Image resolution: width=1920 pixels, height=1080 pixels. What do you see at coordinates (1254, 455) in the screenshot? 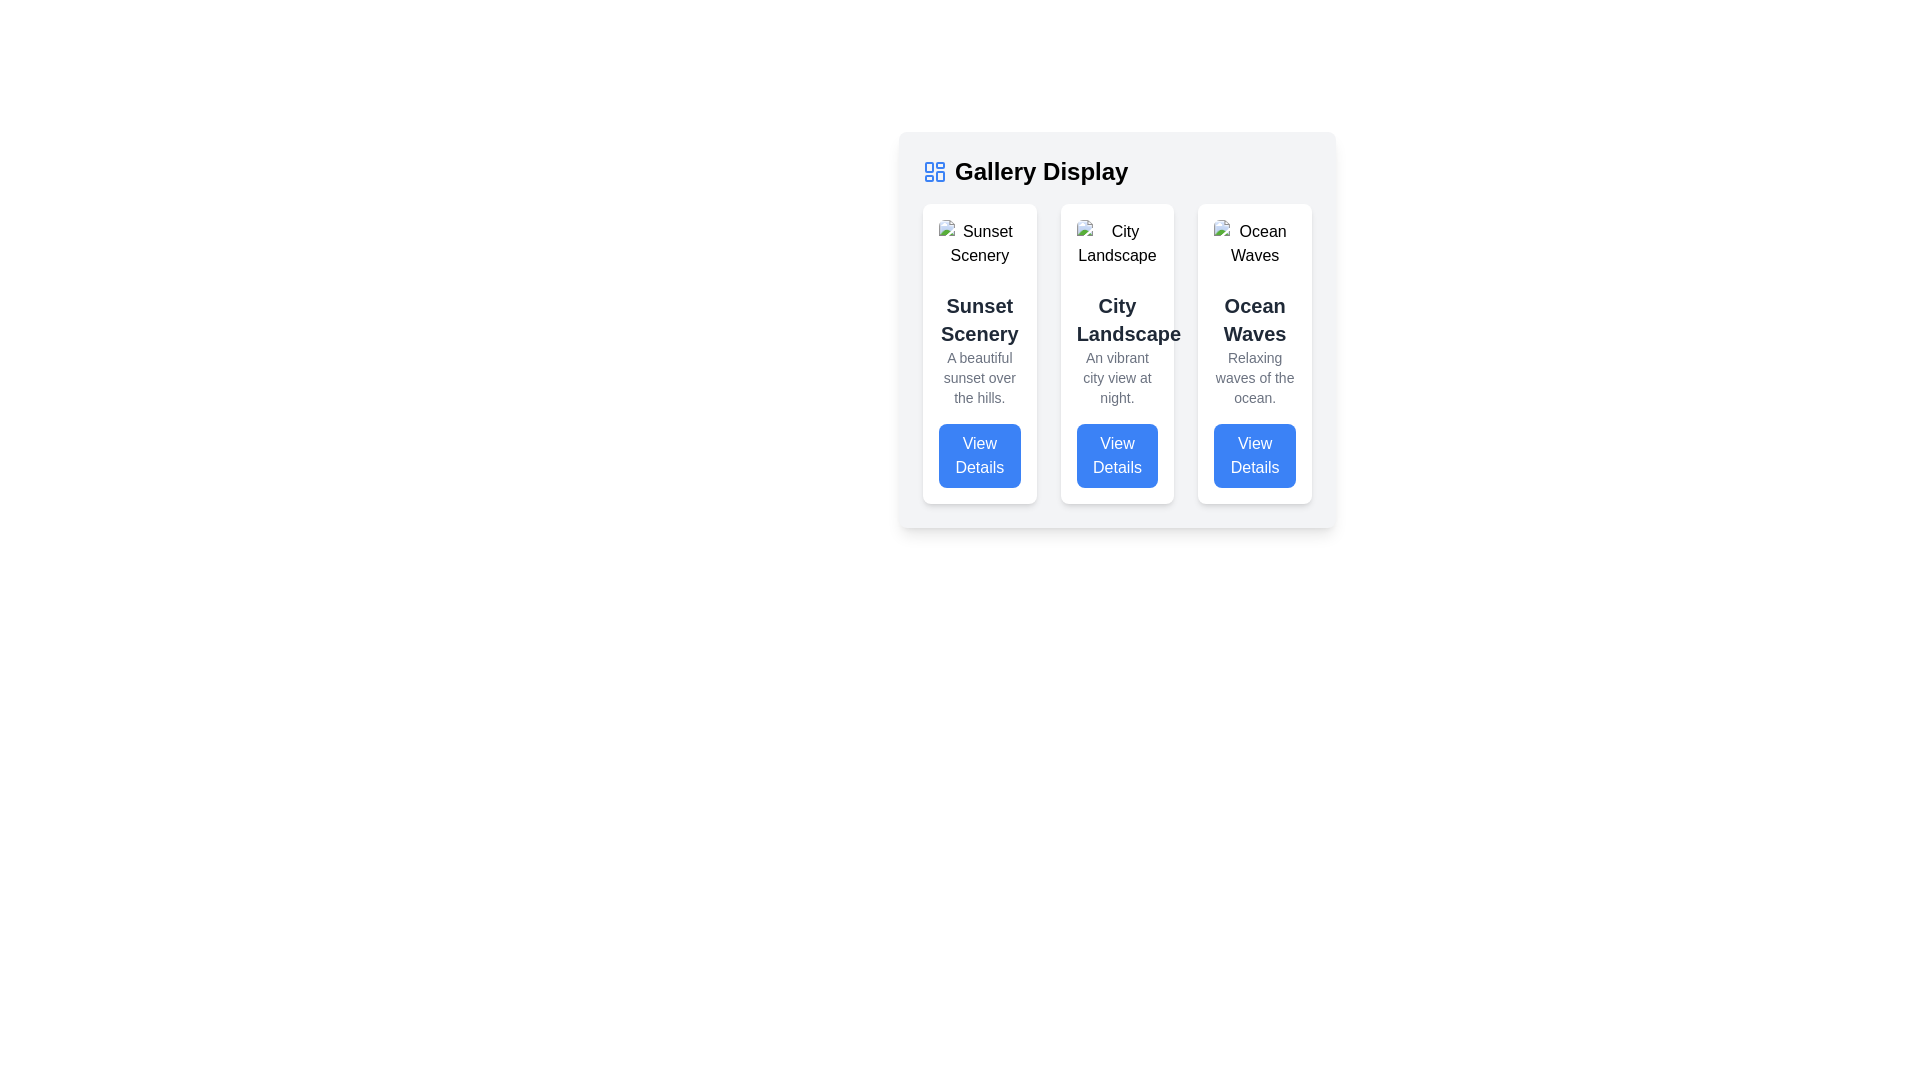
I see `the button located at the bottom of the 'Ocean Waves' card` at bounding box center [1254, 455].